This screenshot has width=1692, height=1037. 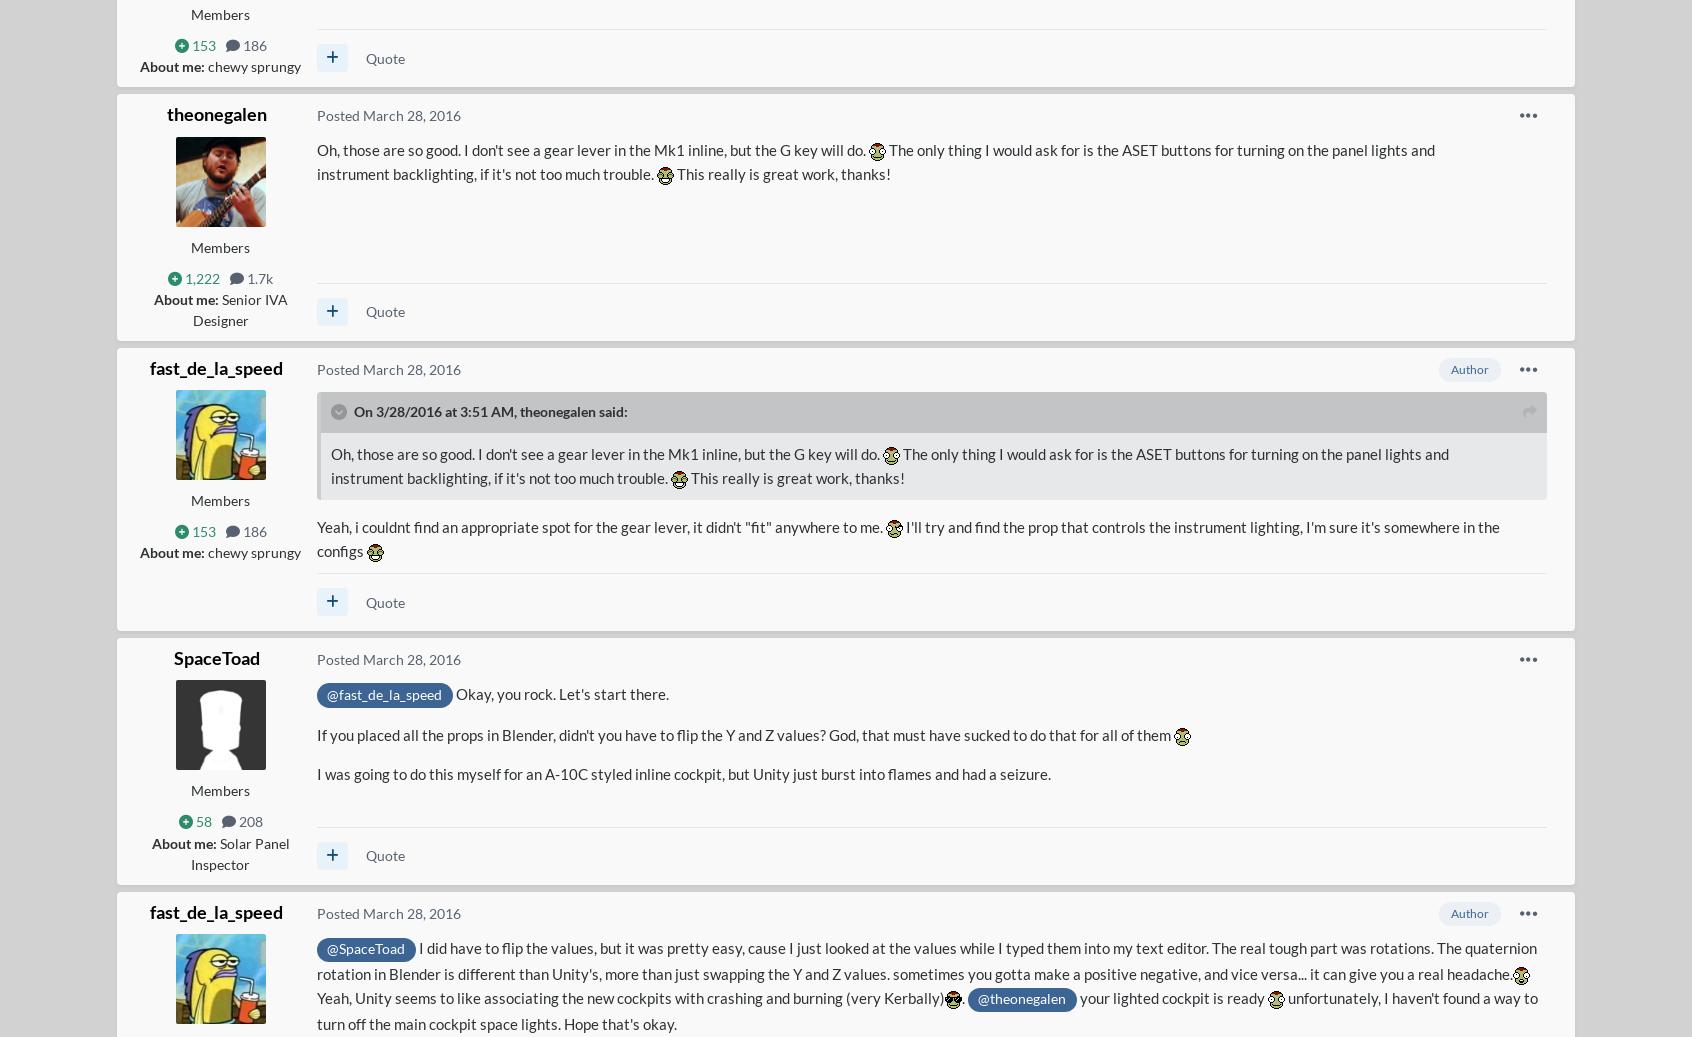 I want to click on 'your lighted cockpit is ready', so click(x=1076, y=998).